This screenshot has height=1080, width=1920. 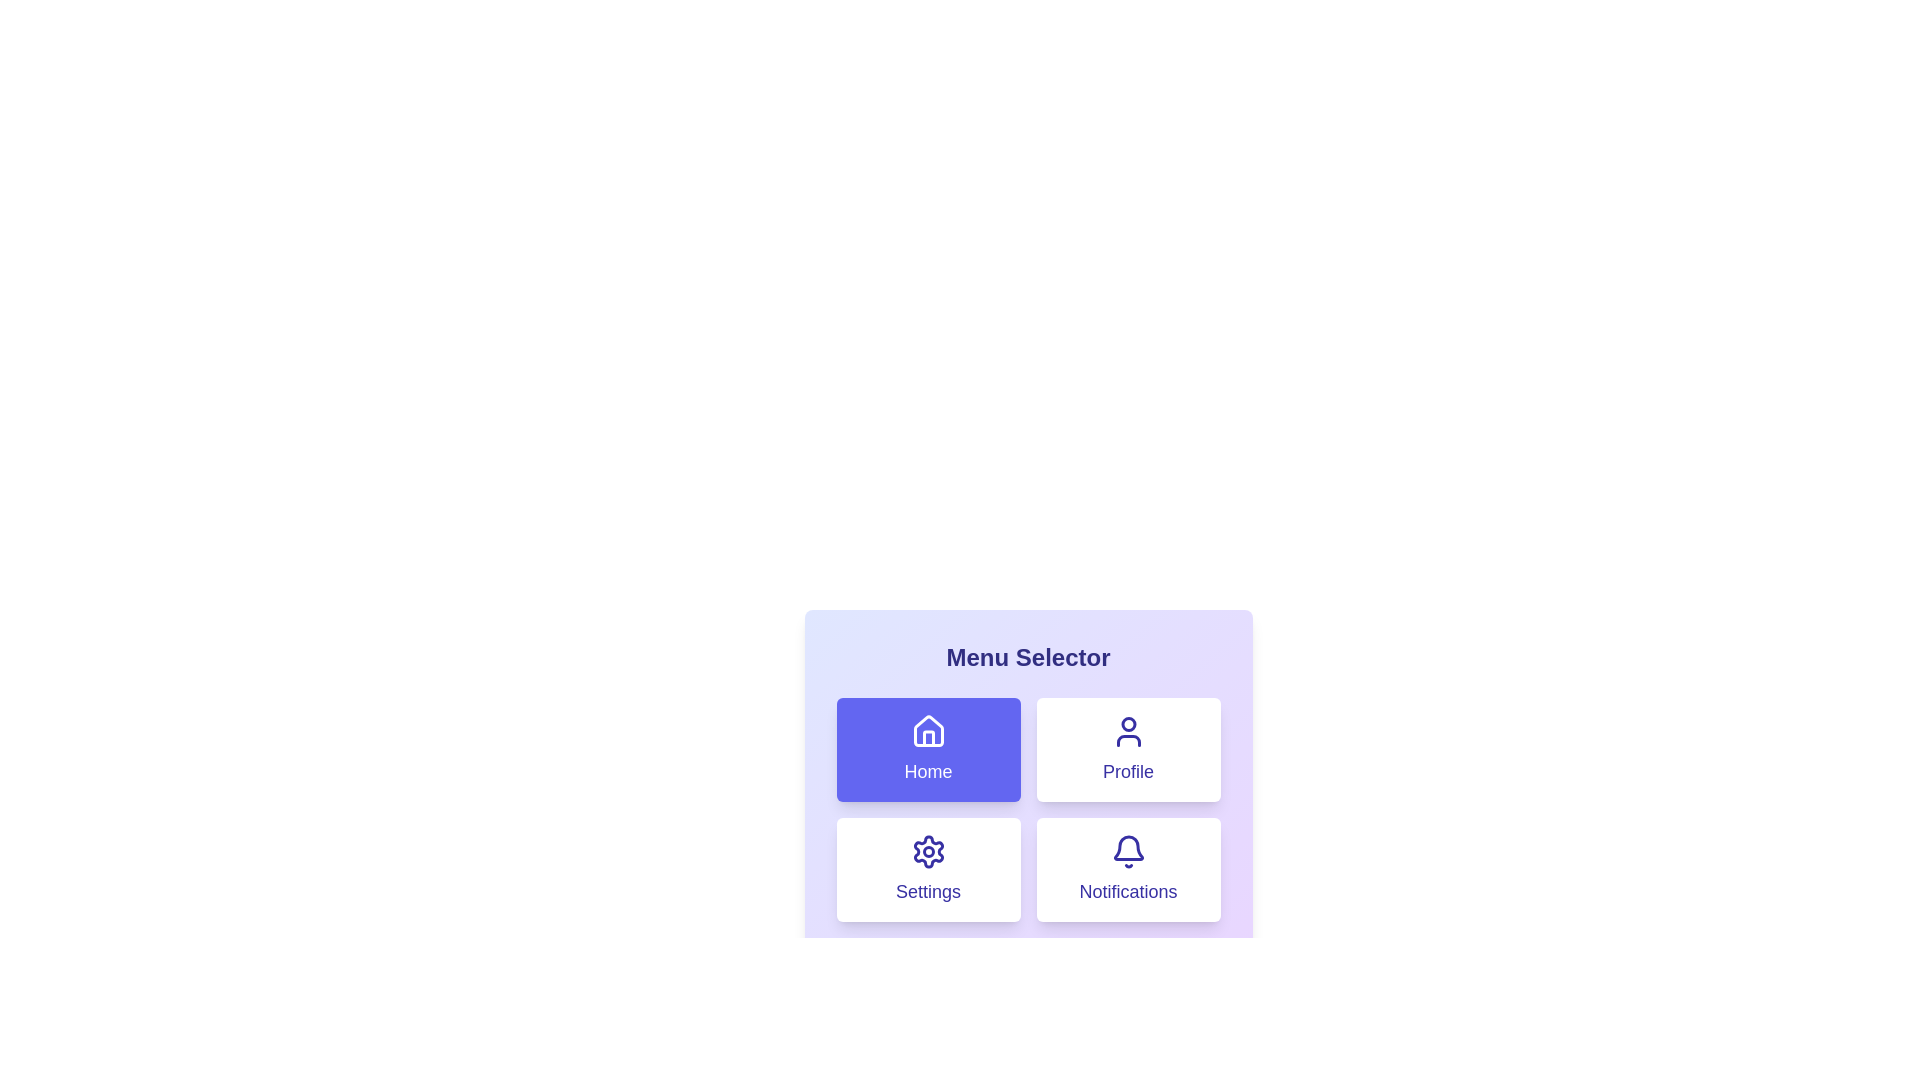 What do you see at coordinates (927, 869) in the screenshot?
I see `the menu option Settings` at bounding box center [927, 869].